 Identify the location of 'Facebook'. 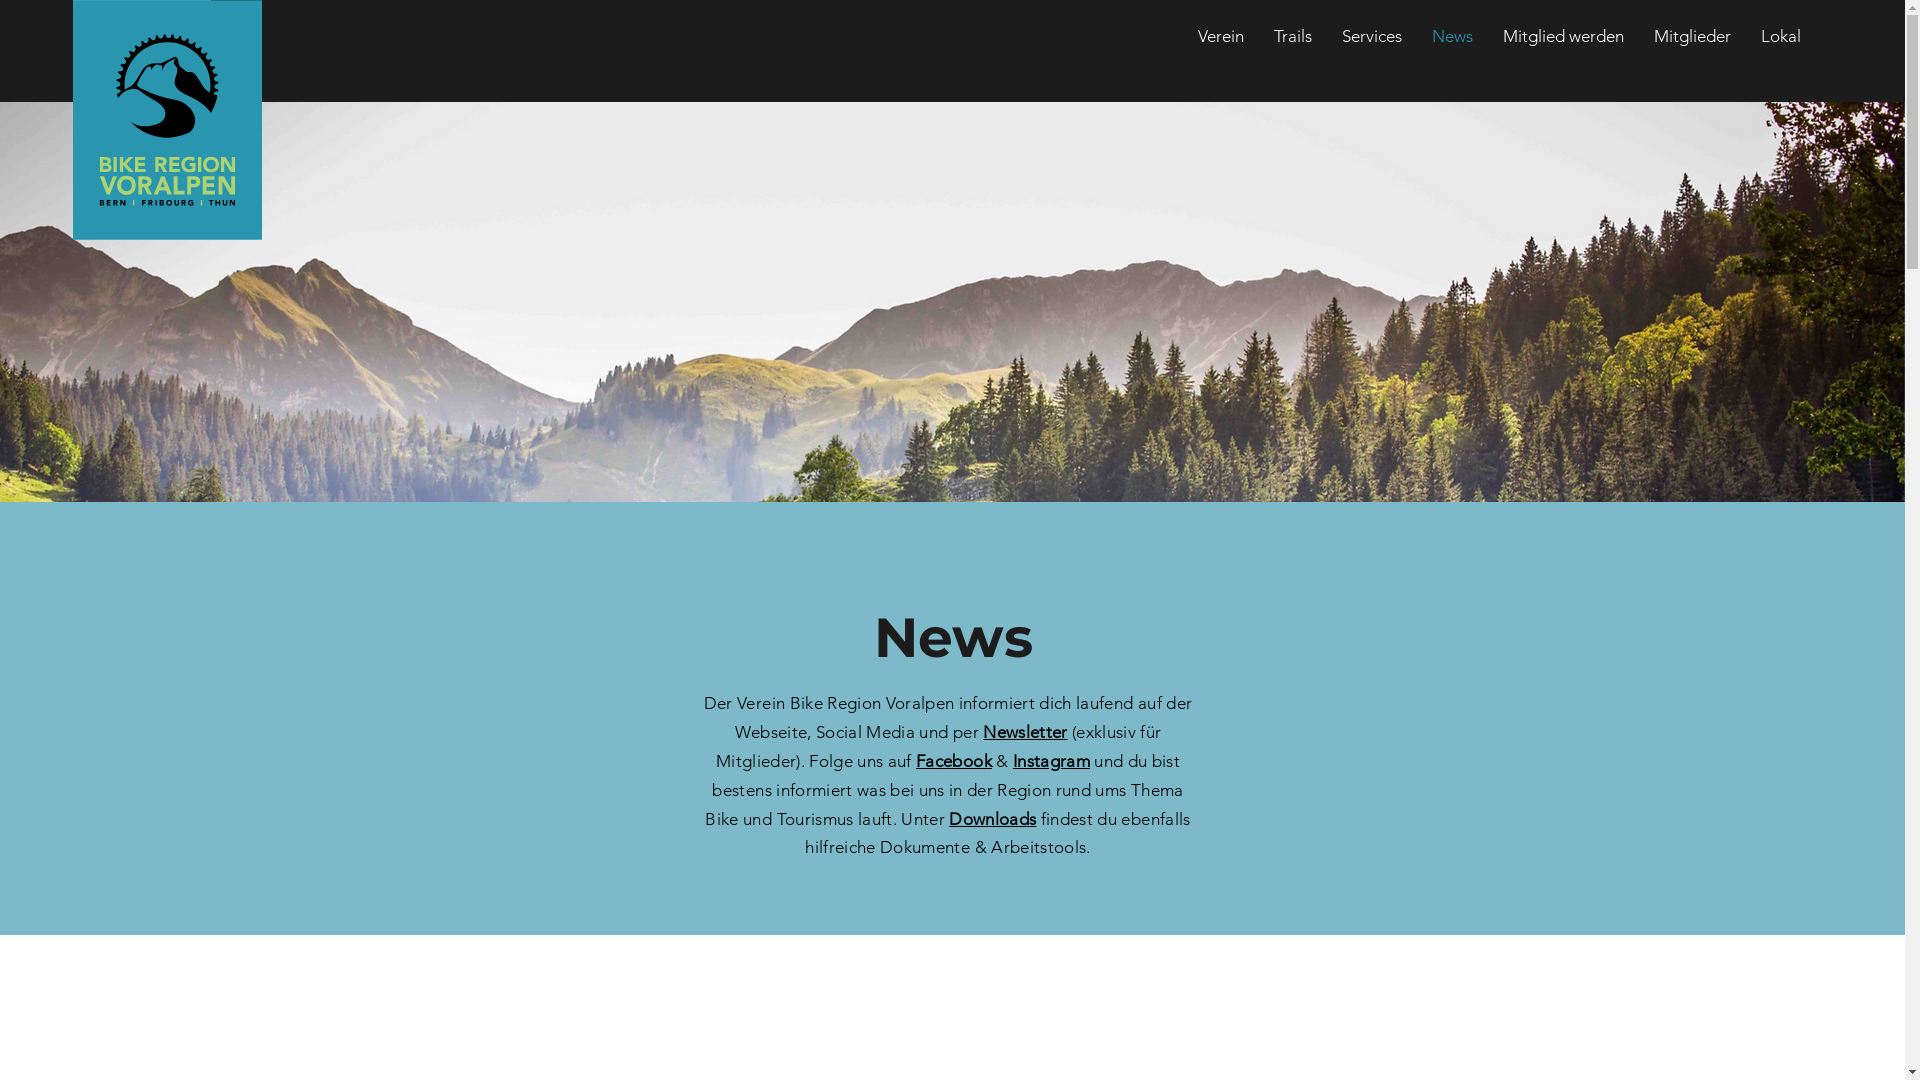
(953, 760).